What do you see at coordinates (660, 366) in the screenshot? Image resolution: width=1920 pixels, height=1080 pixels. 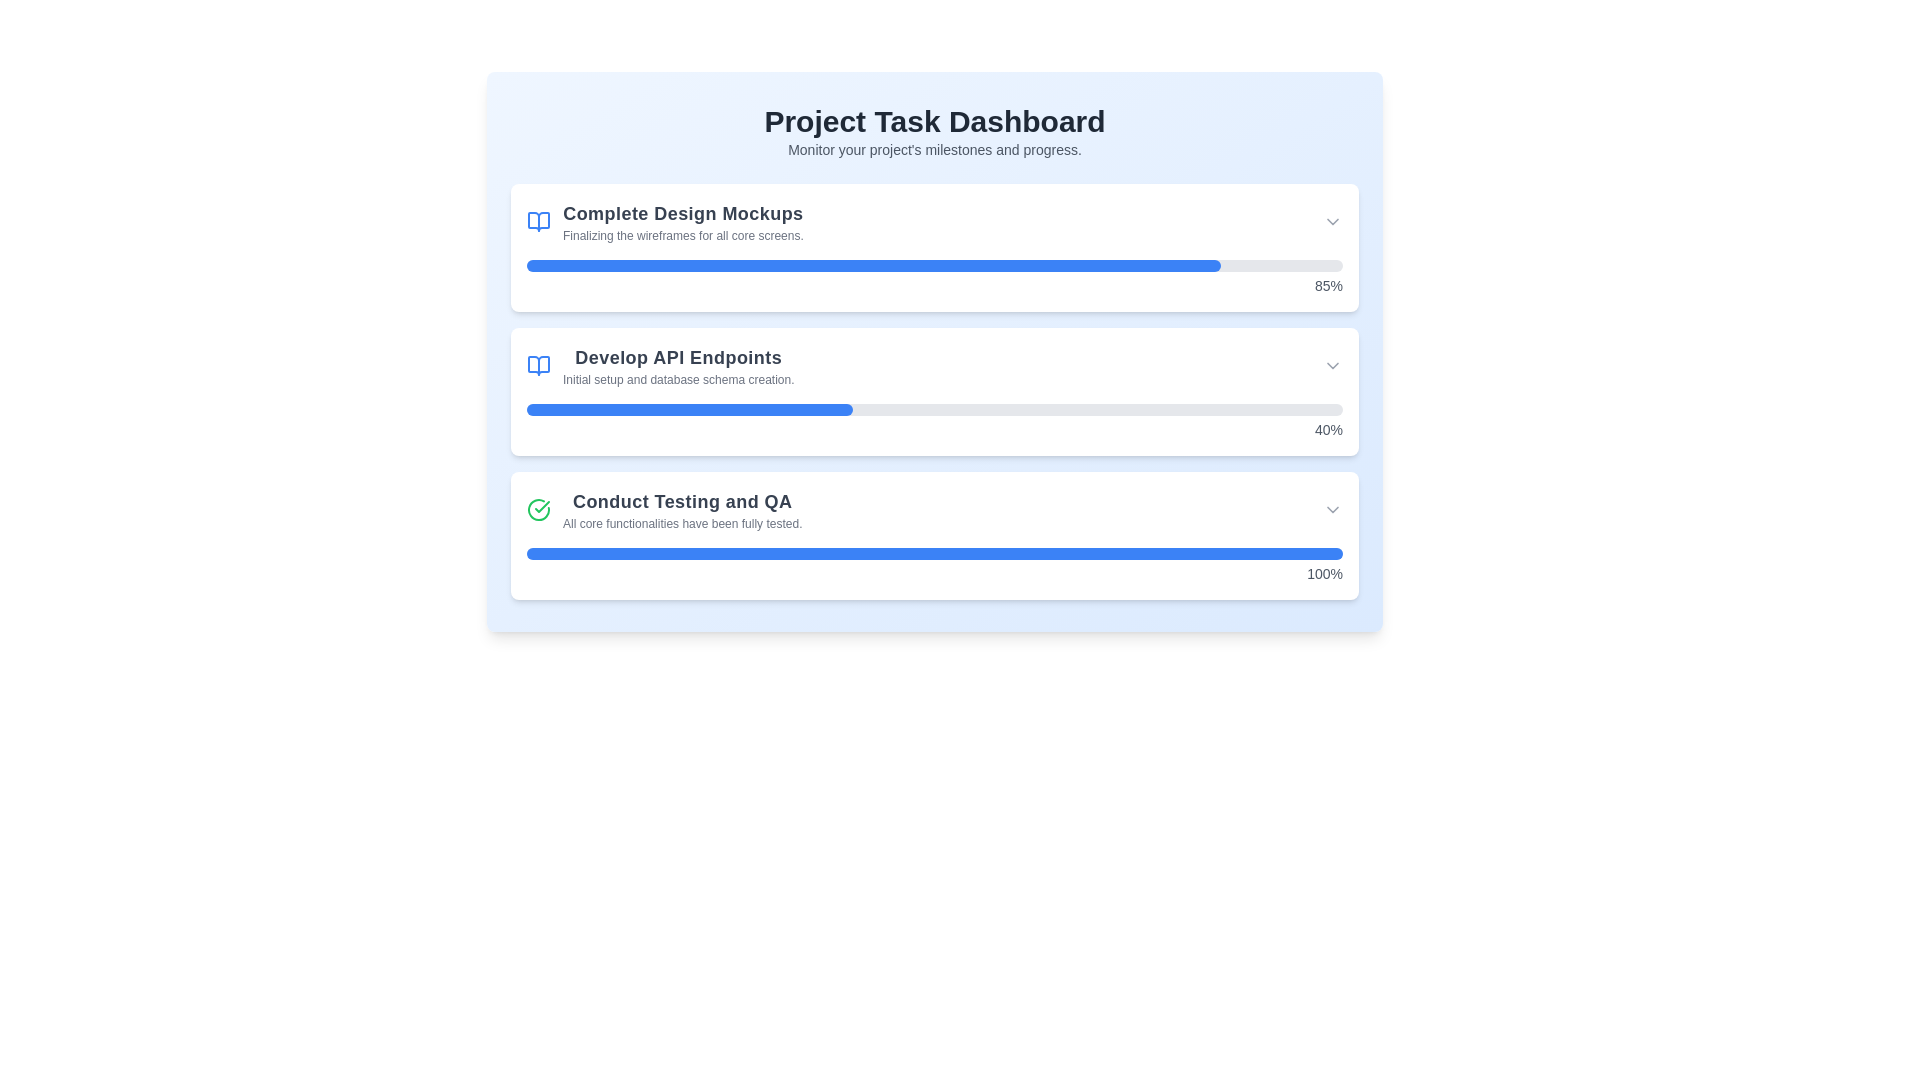 I see `the second task item in the project dashboard that contains the title 'Develop API Endpoints' and a blue book icon` at bounding box center [660, 366].